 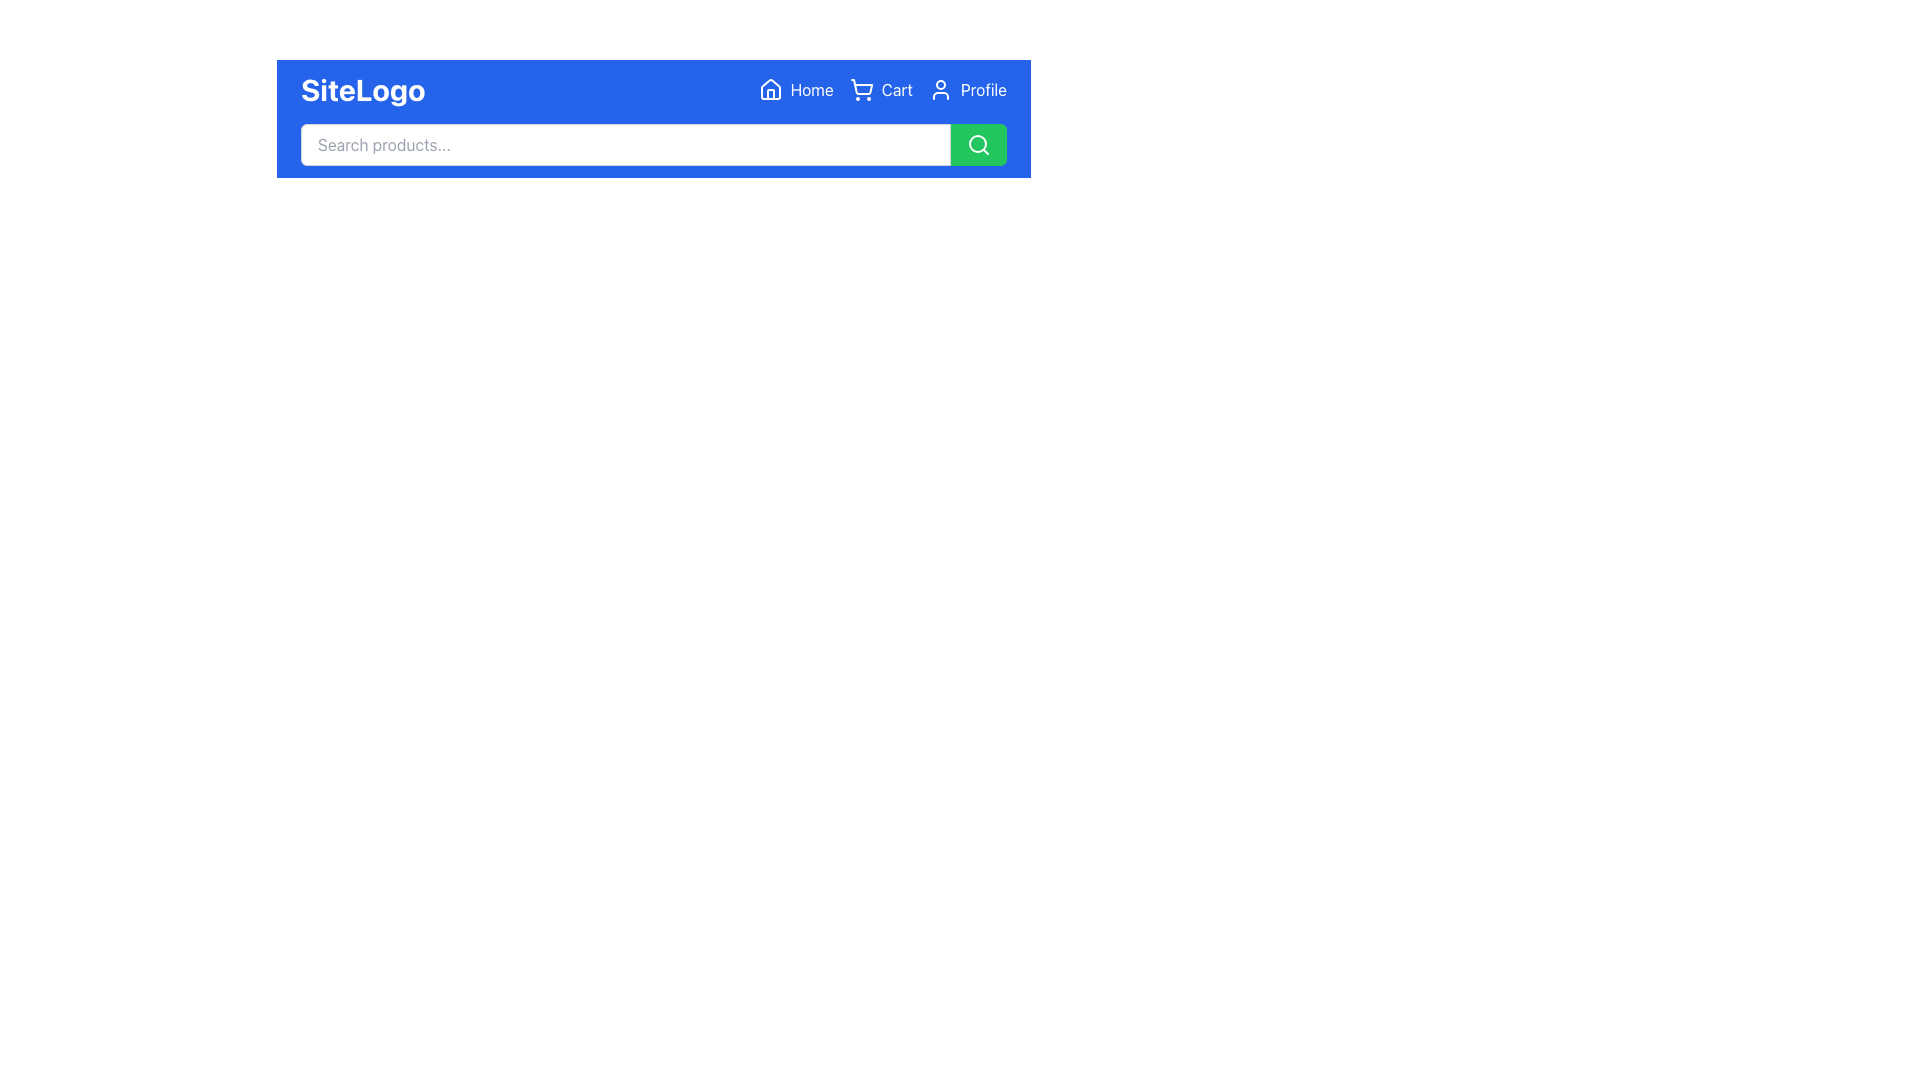 I want to click on the user profile icon located near the top-right corner of the interface, beside the 'Profile' label, so click(x=939, y=88).